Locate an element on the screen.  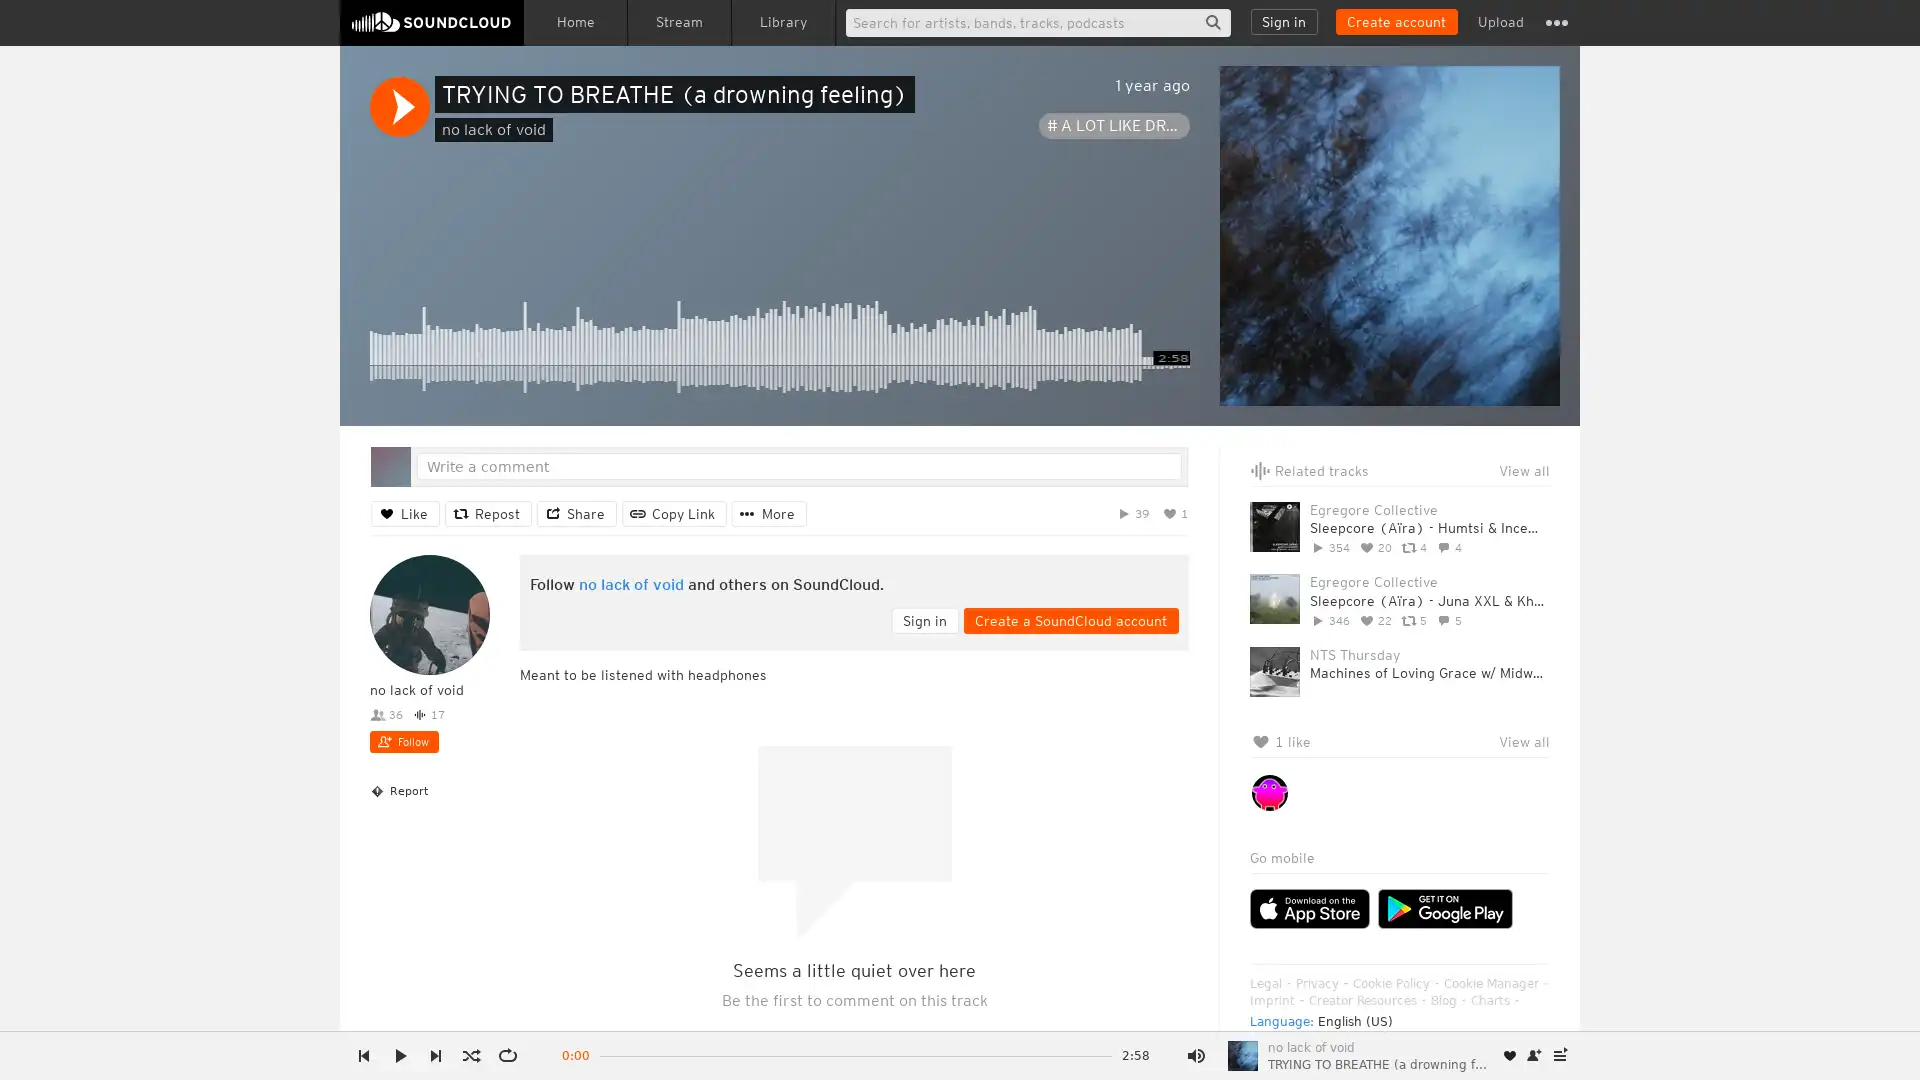
Like is located at coordinates (404, 512).